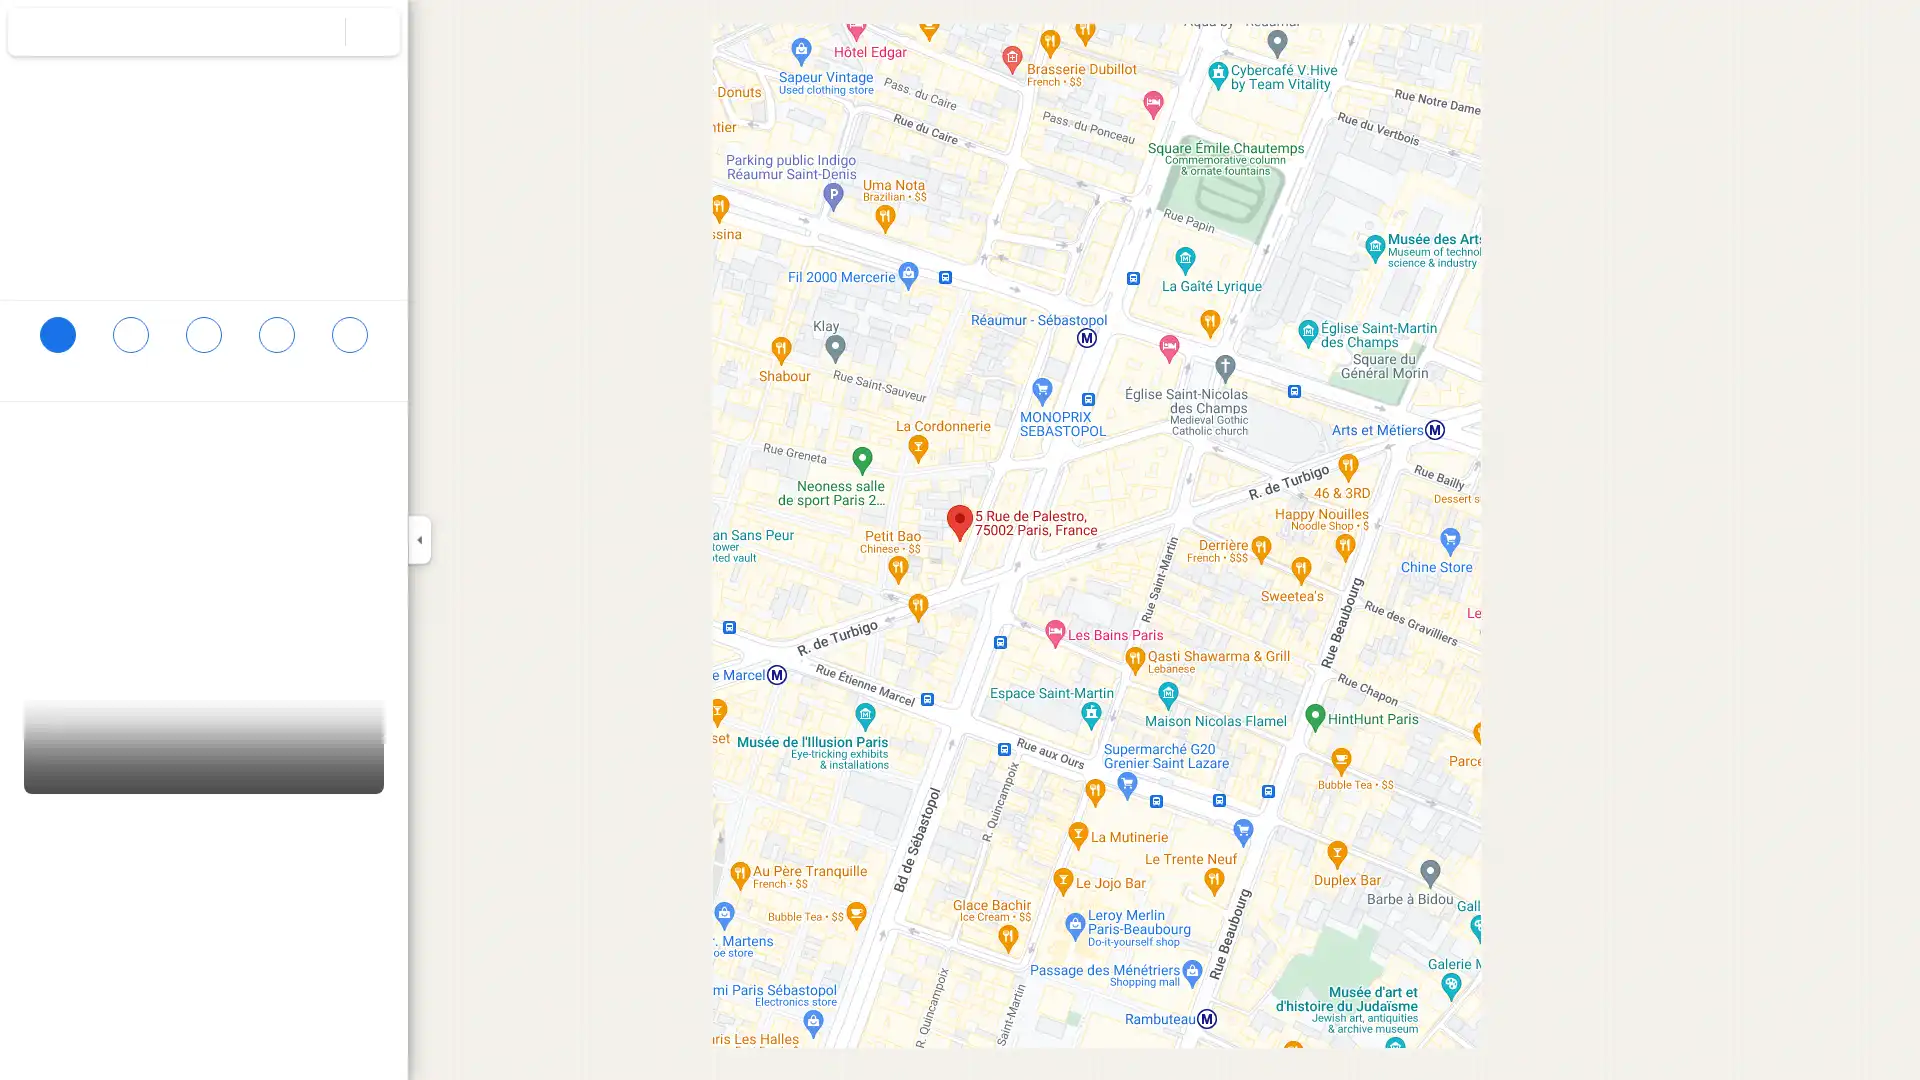 Image resolution: width=1920 pixels, height=1080 pixels. I want to click on Clear search, so click(373, 31).